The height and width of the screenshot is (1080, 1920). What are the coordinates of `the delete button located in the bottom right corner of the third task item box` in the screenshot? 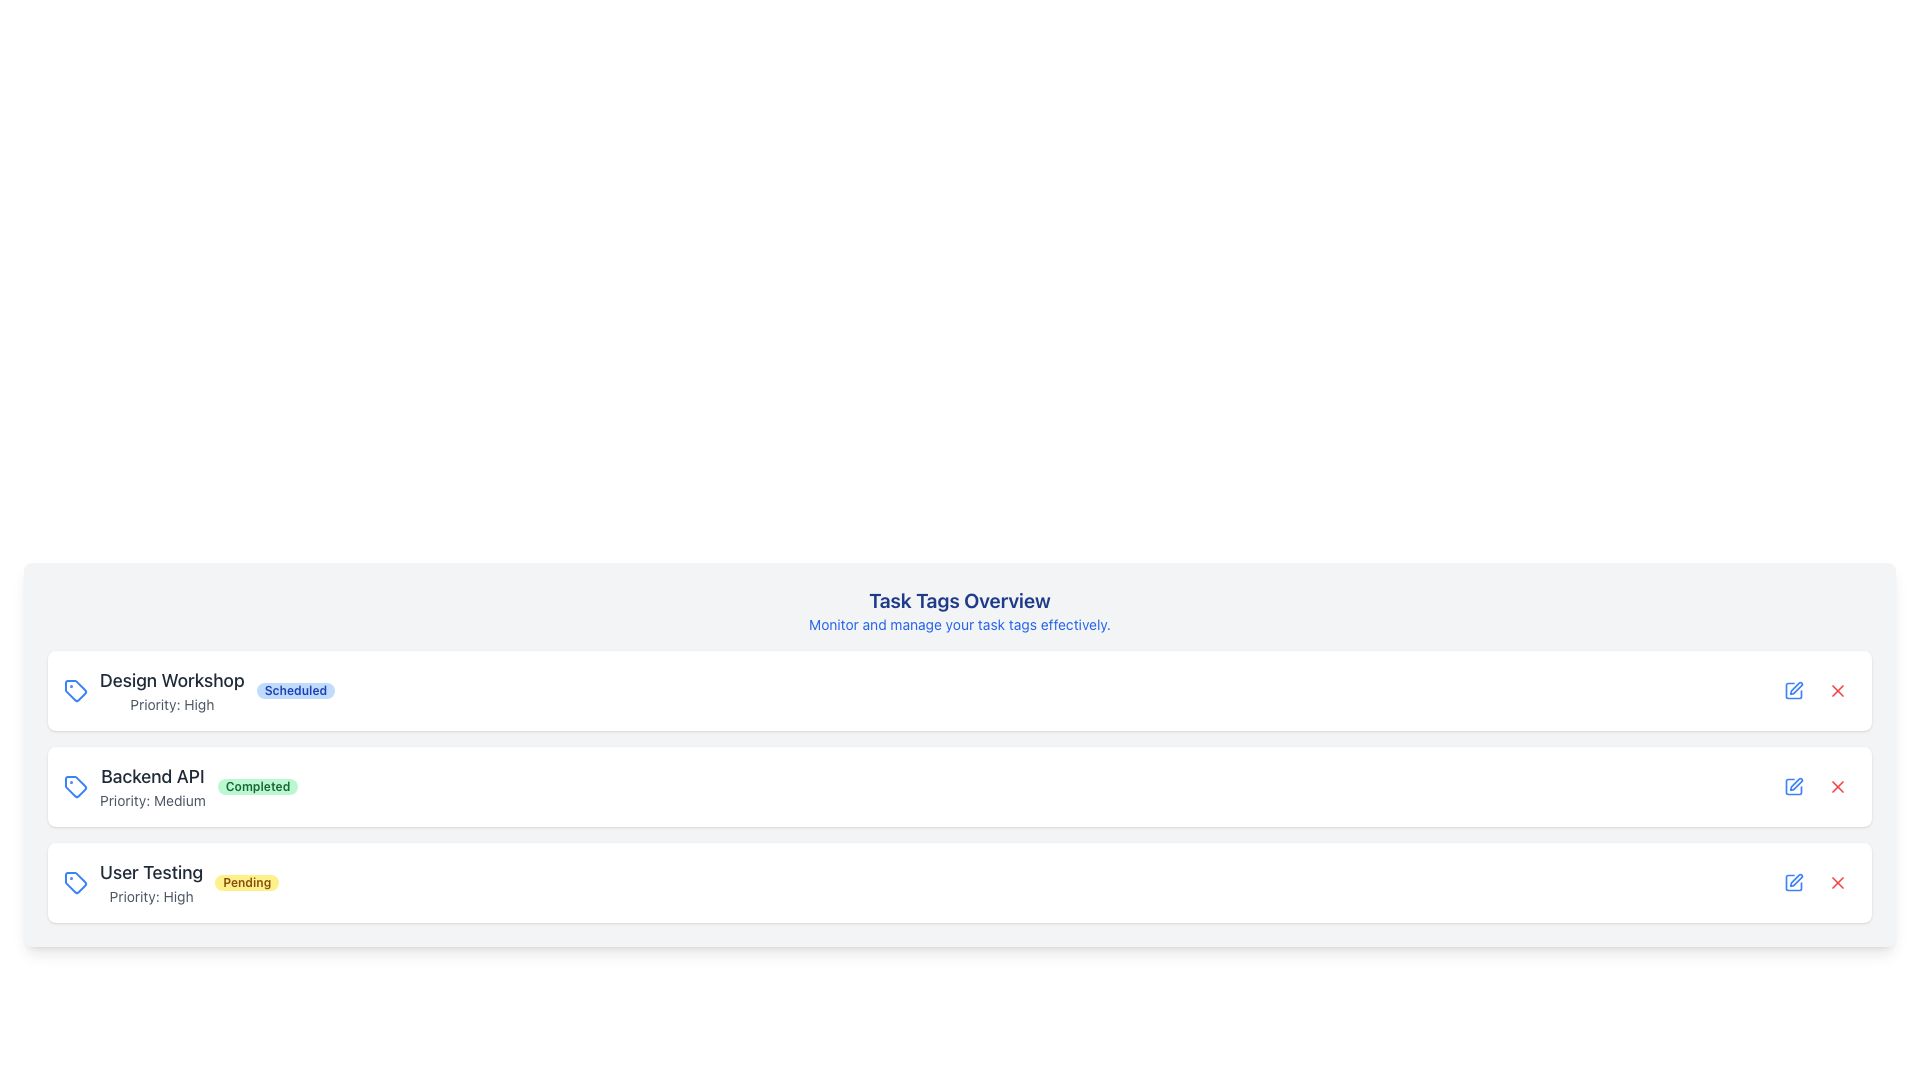 It's located at (1838, 882).